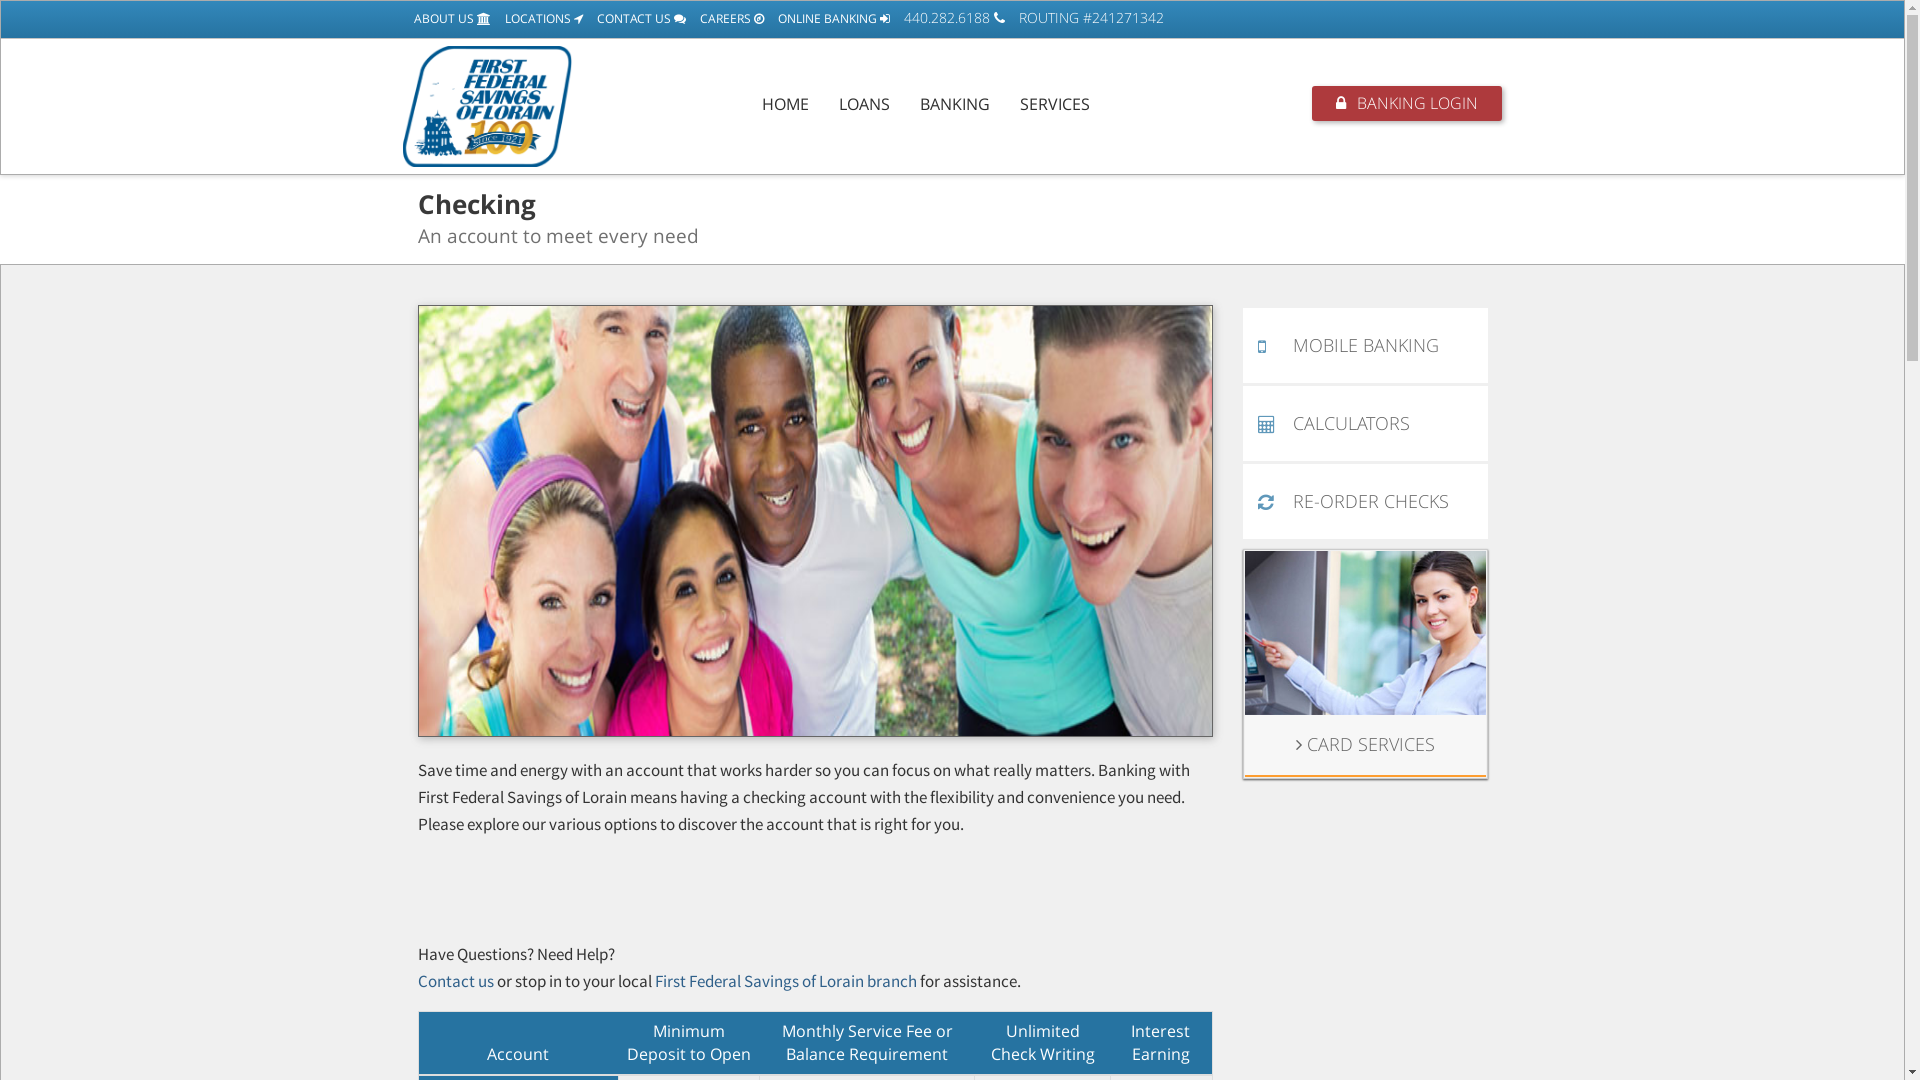  I want to click on 'SERVICES', so click(1003, 104).